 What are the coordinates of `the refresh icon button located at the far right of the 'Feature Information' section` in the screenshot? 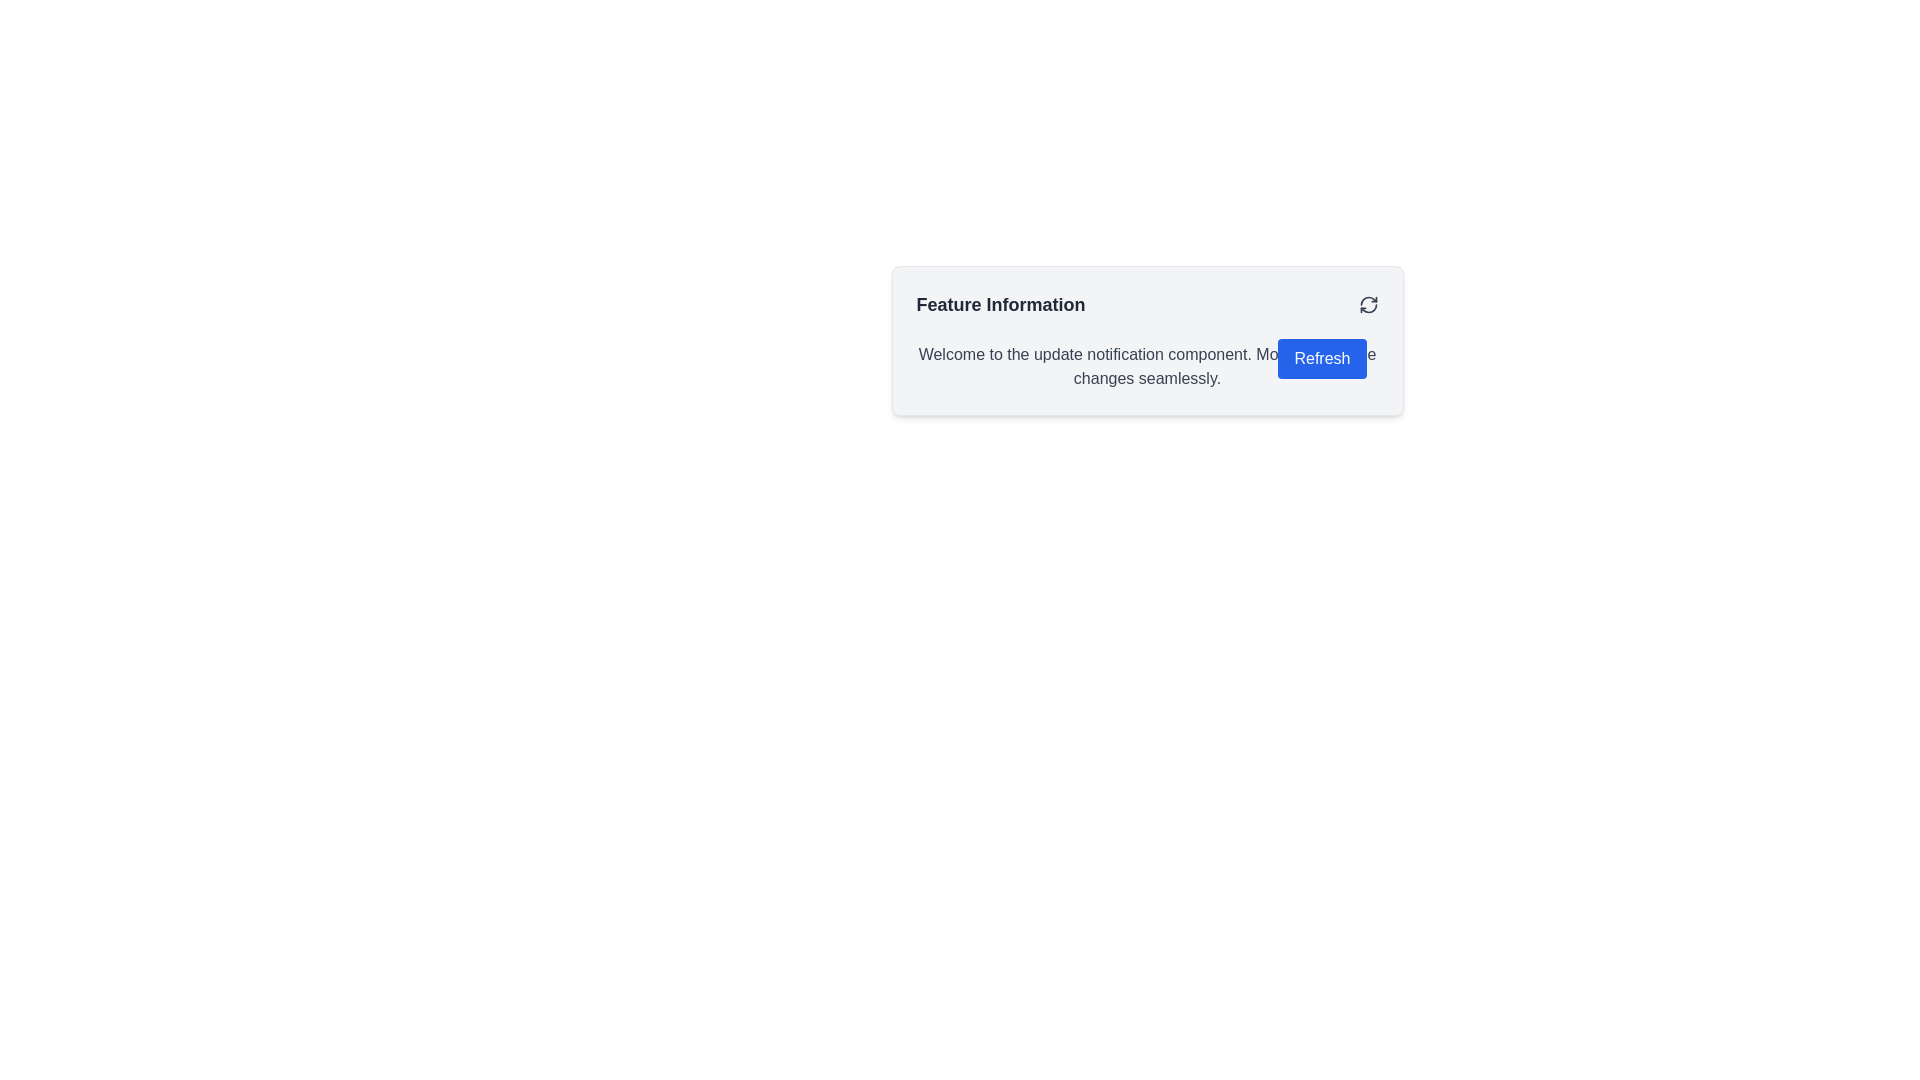 It's located at (1367, 304).